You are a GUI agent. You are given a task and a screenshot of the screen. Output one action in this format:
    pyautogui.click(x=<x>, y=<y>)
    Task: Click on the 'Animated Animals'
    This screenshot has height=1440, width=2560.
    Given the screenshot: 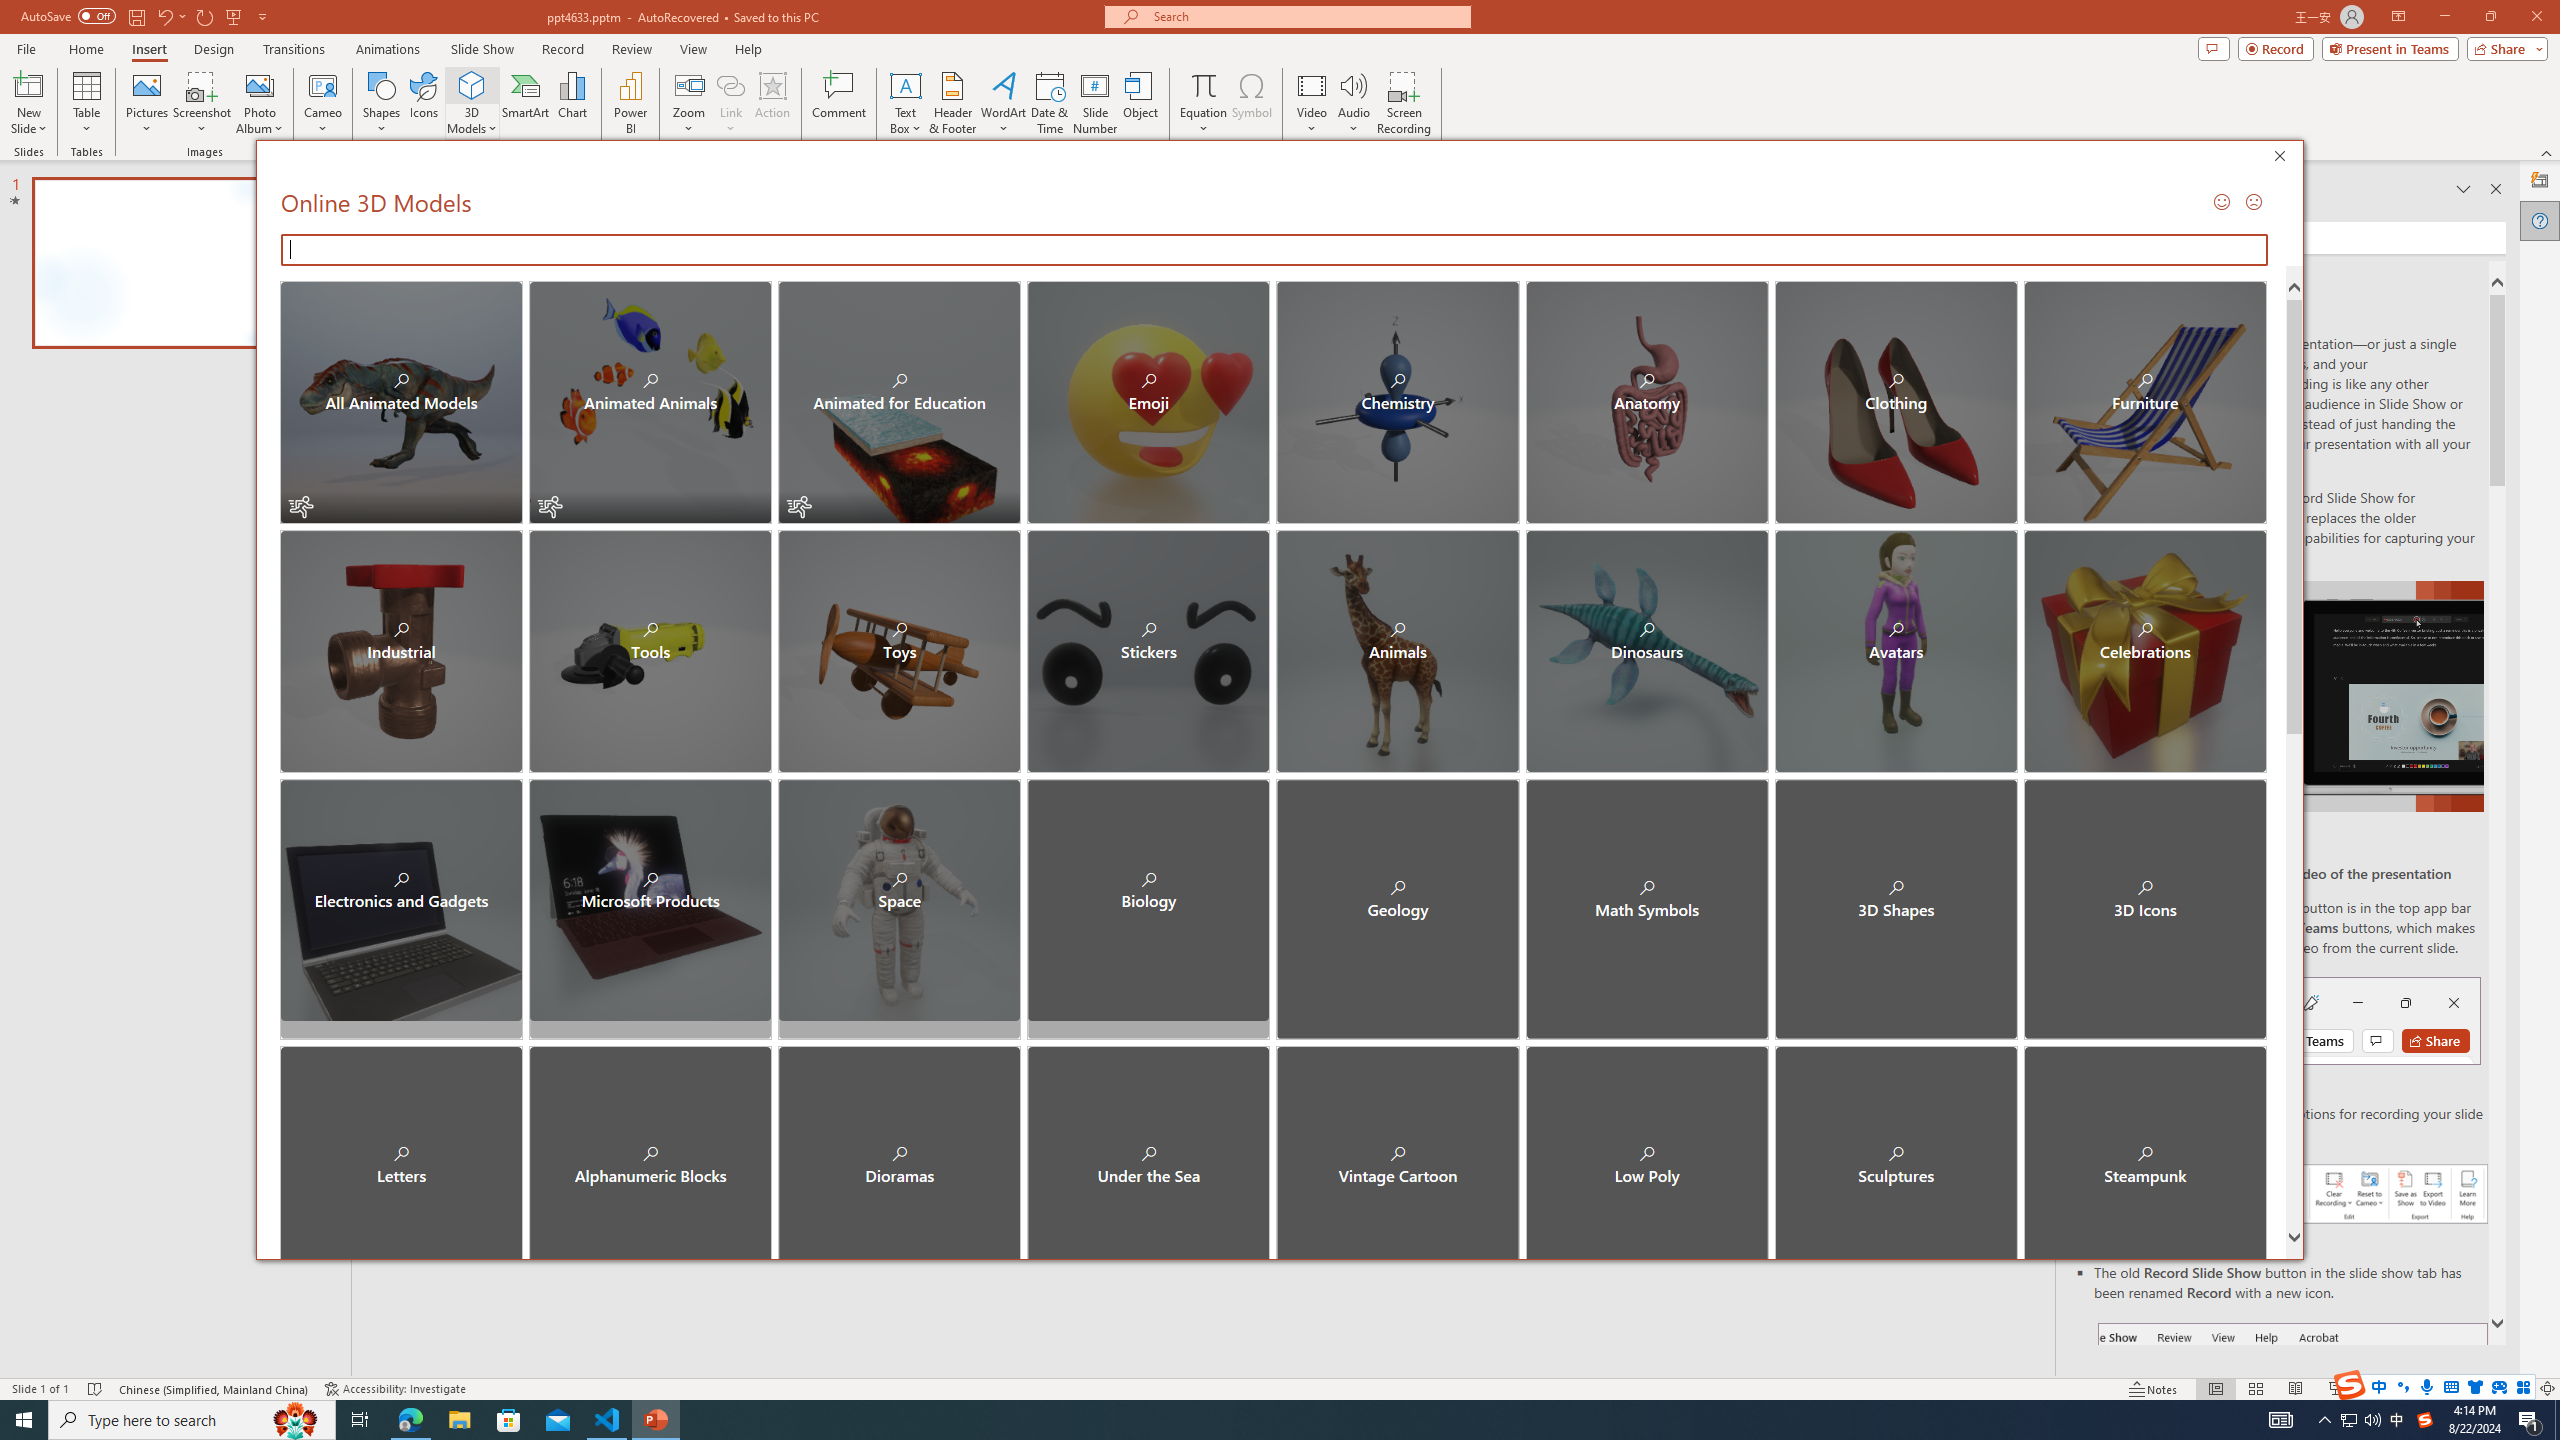 What is the action you would take?
    pyautogui.click(x=649, y=402)
    